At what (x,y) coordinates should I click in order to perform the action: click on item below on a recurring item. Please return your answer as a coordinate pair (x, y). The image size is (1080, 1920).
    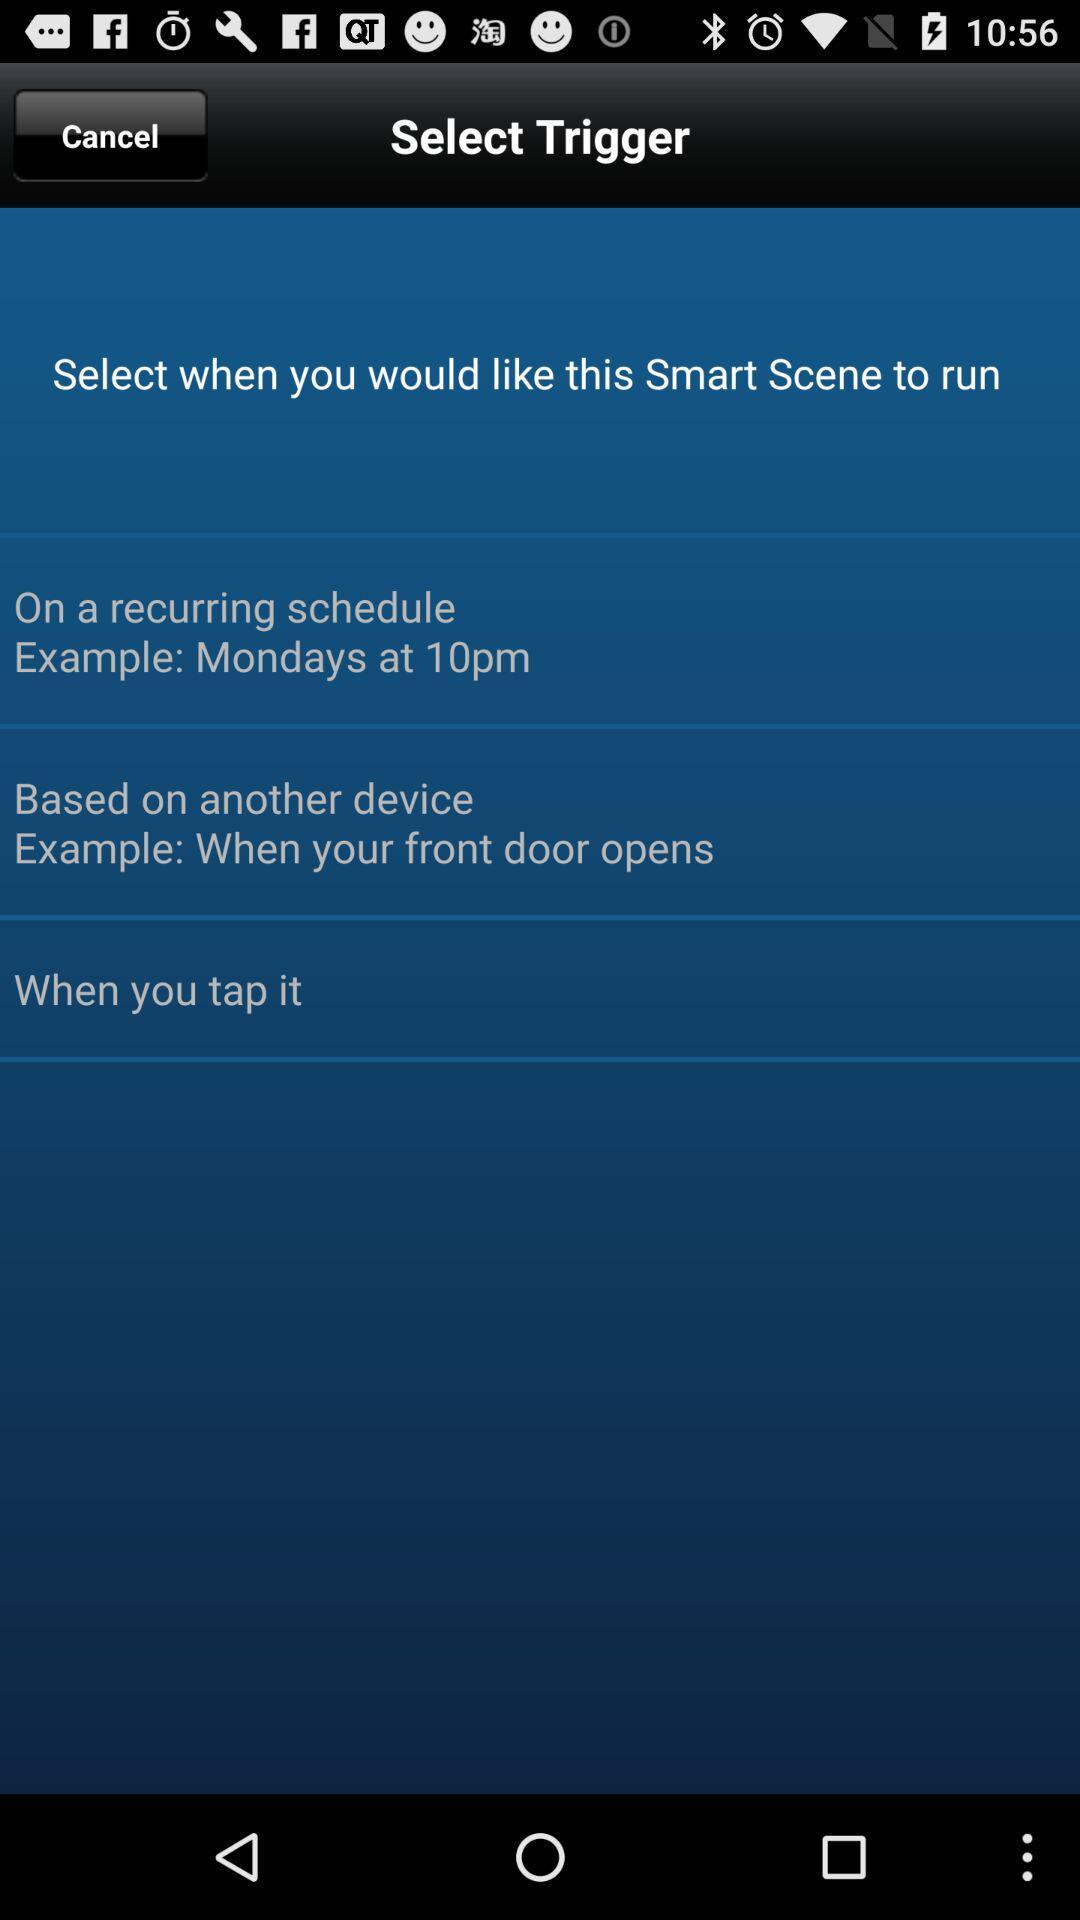
    Looking at the image, I should click on (540, 821).